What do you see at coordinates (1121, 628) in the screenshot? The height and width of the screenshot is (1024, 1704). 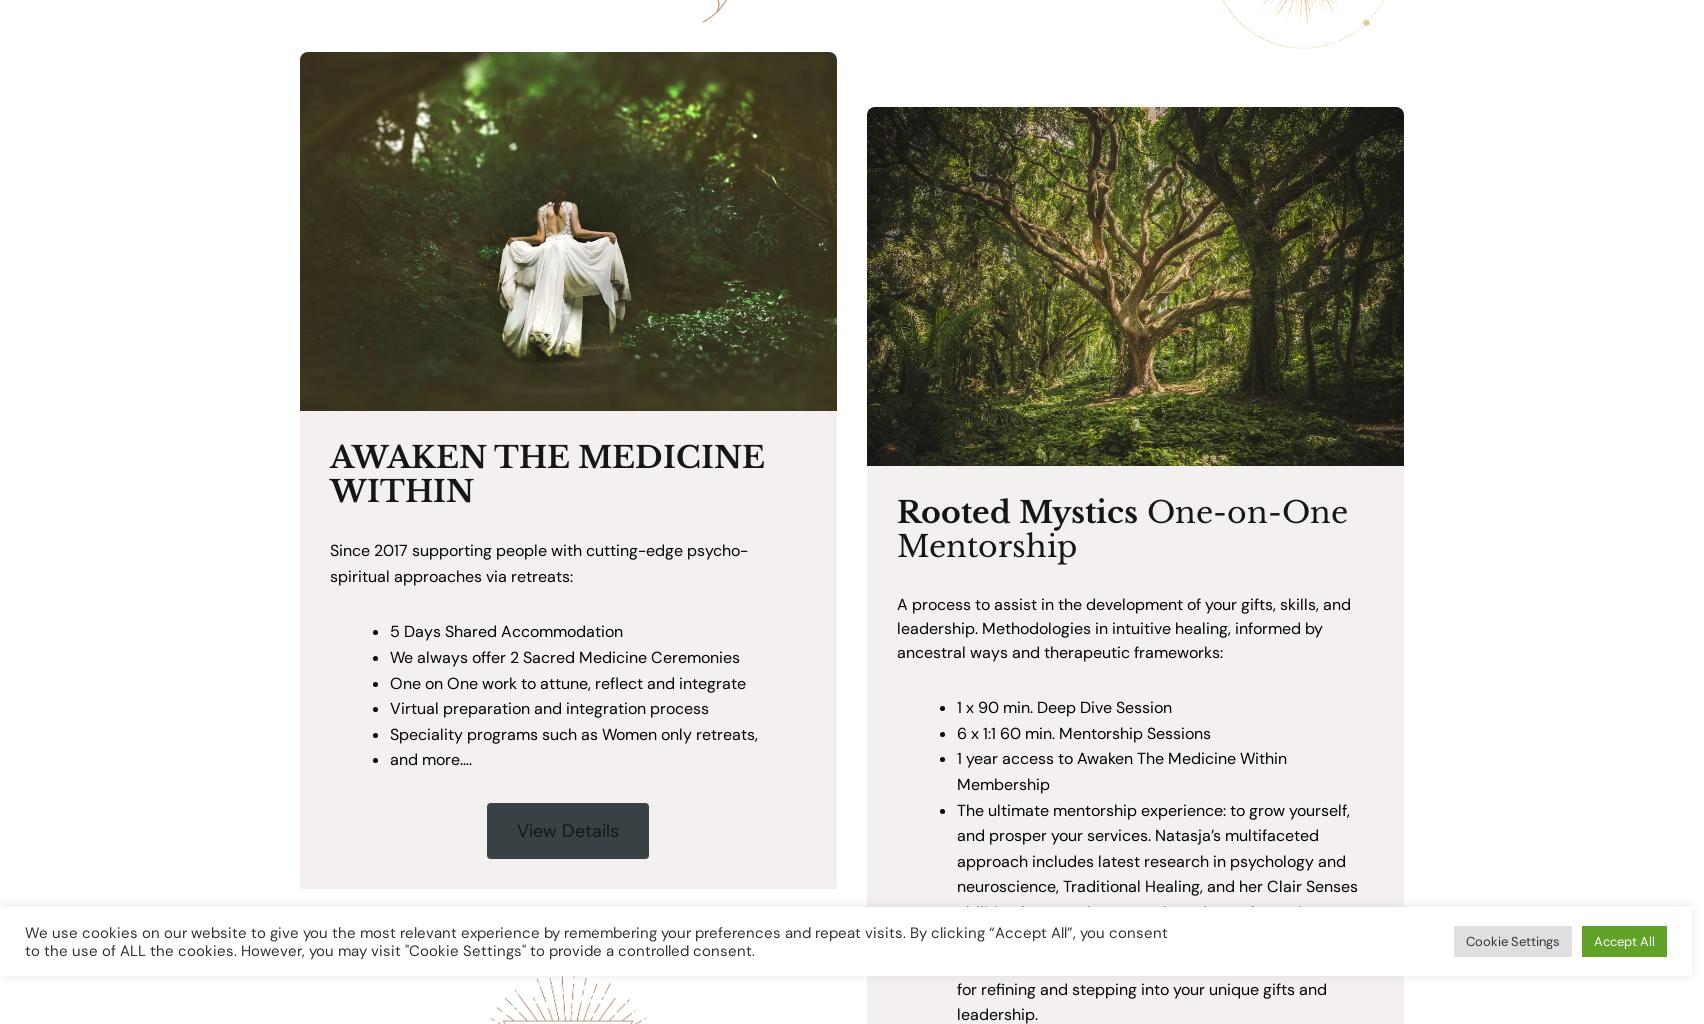 I see `'A process to assist in the development of your gifts, skills, and leadership. Methodologies in intuitive healing, informed by ancestral ways and therapeutic frameworks:'` at bounding box center [1121, 628].